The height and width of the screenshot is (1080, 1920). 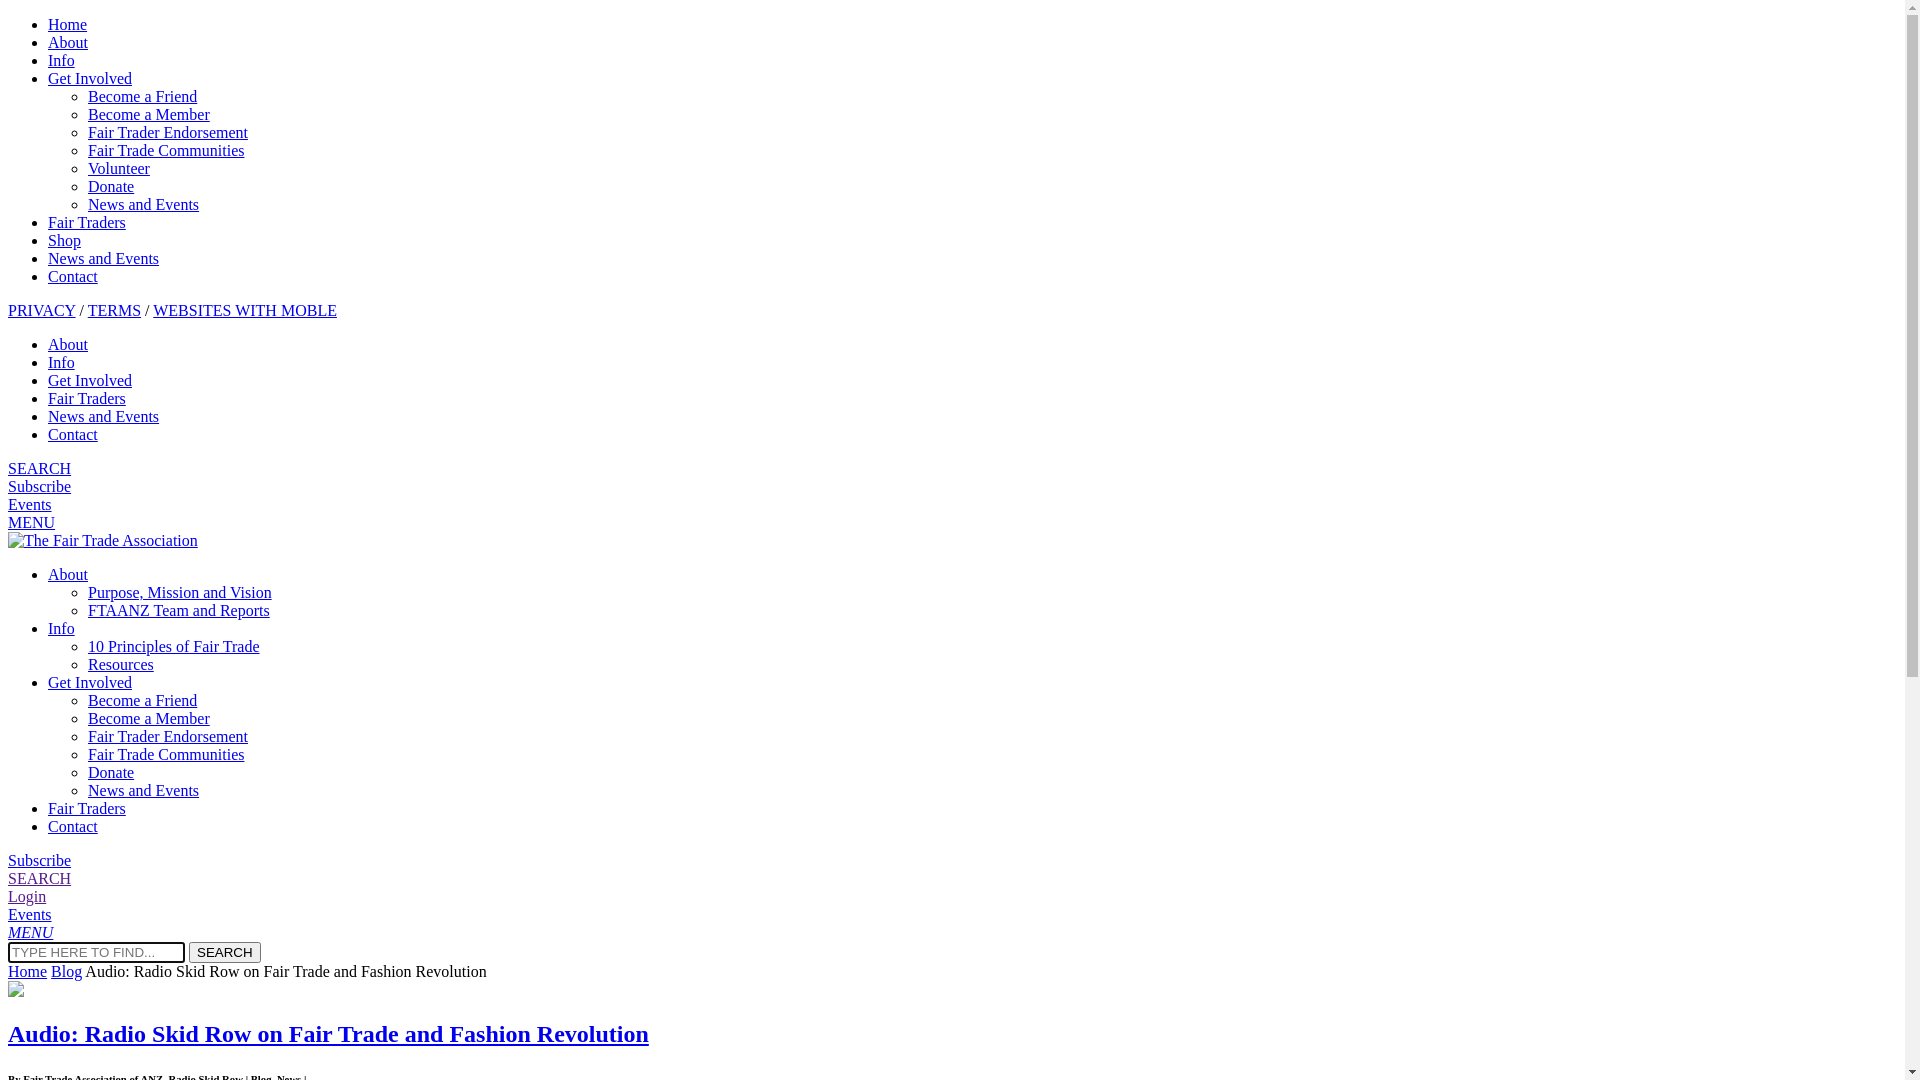 What do you see at coordinates (243, 310) in the screenshot?
I see `'WEBSITES WITH MOBLE'` at bounding box center [243, 310].